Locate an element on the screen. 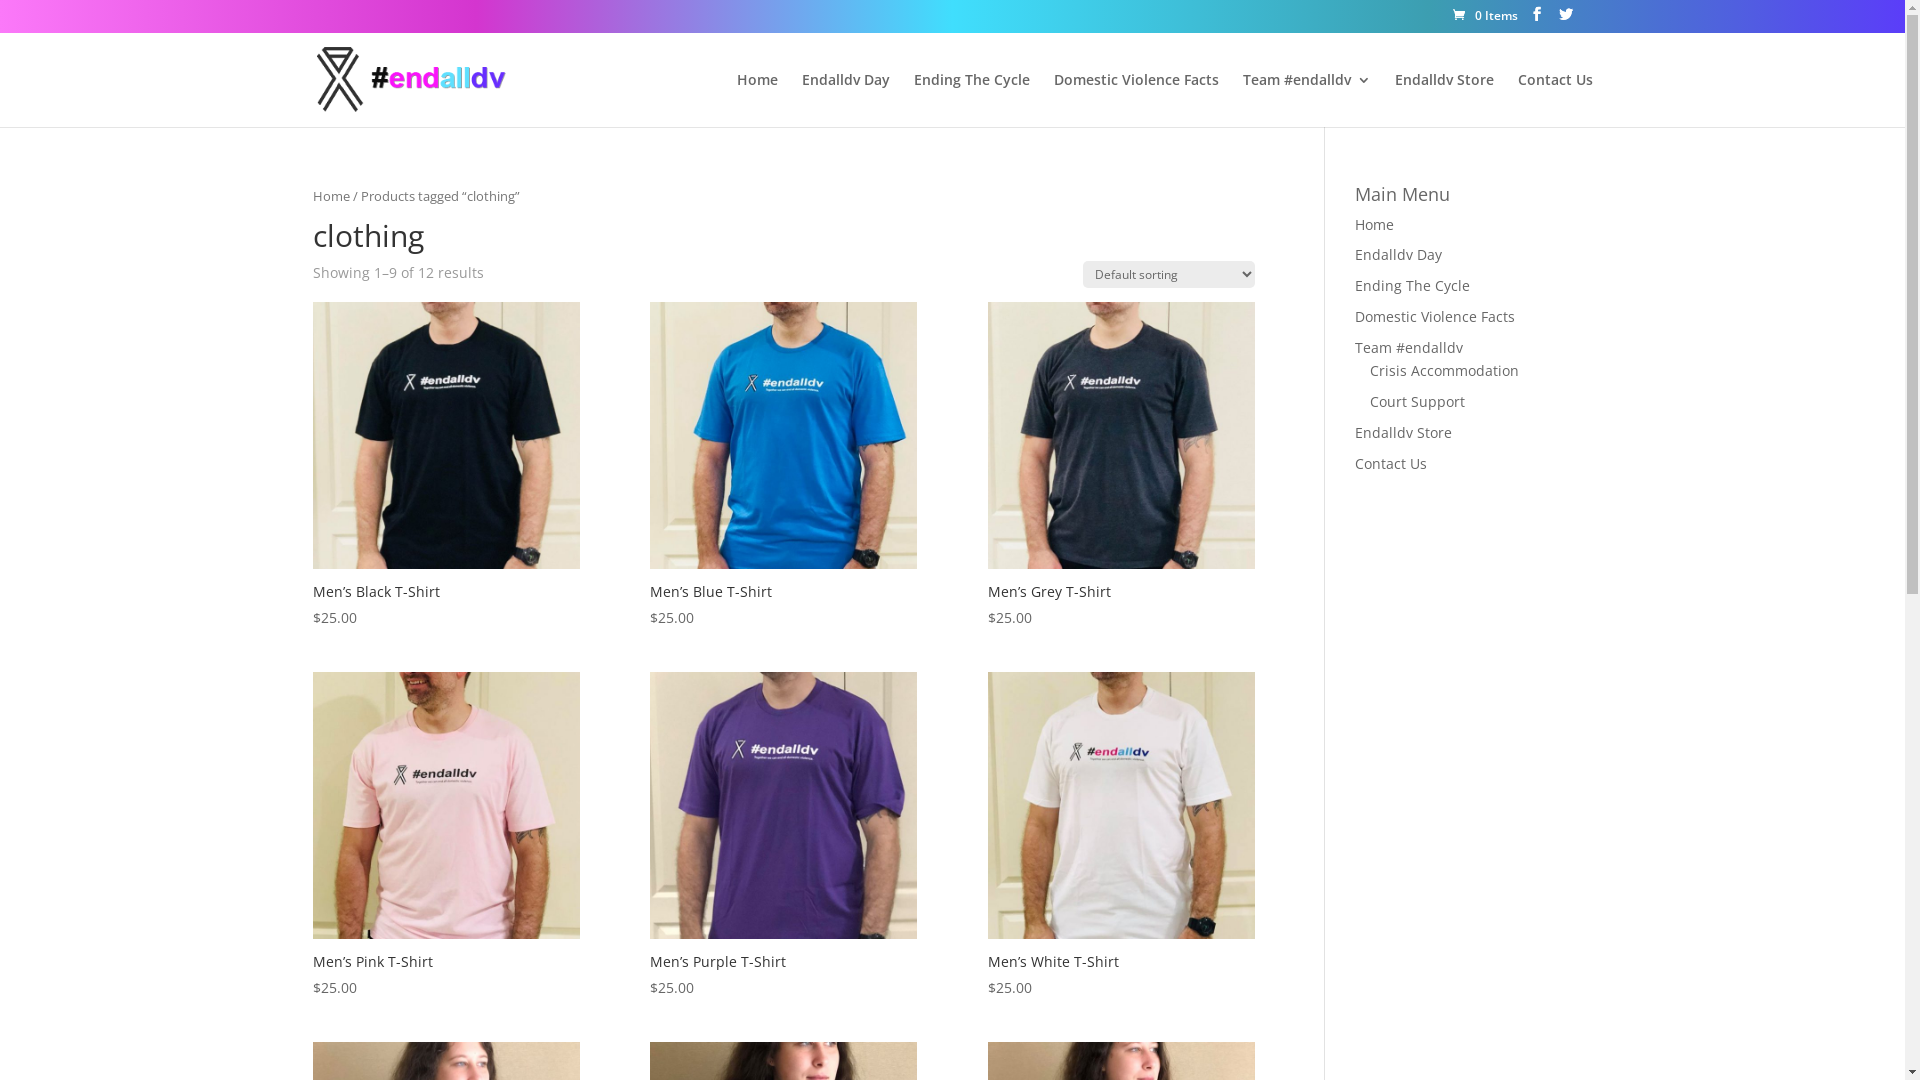 This screenshot has height=1080, width=1920. '0 Items' is located at coordinates (1484, 15).